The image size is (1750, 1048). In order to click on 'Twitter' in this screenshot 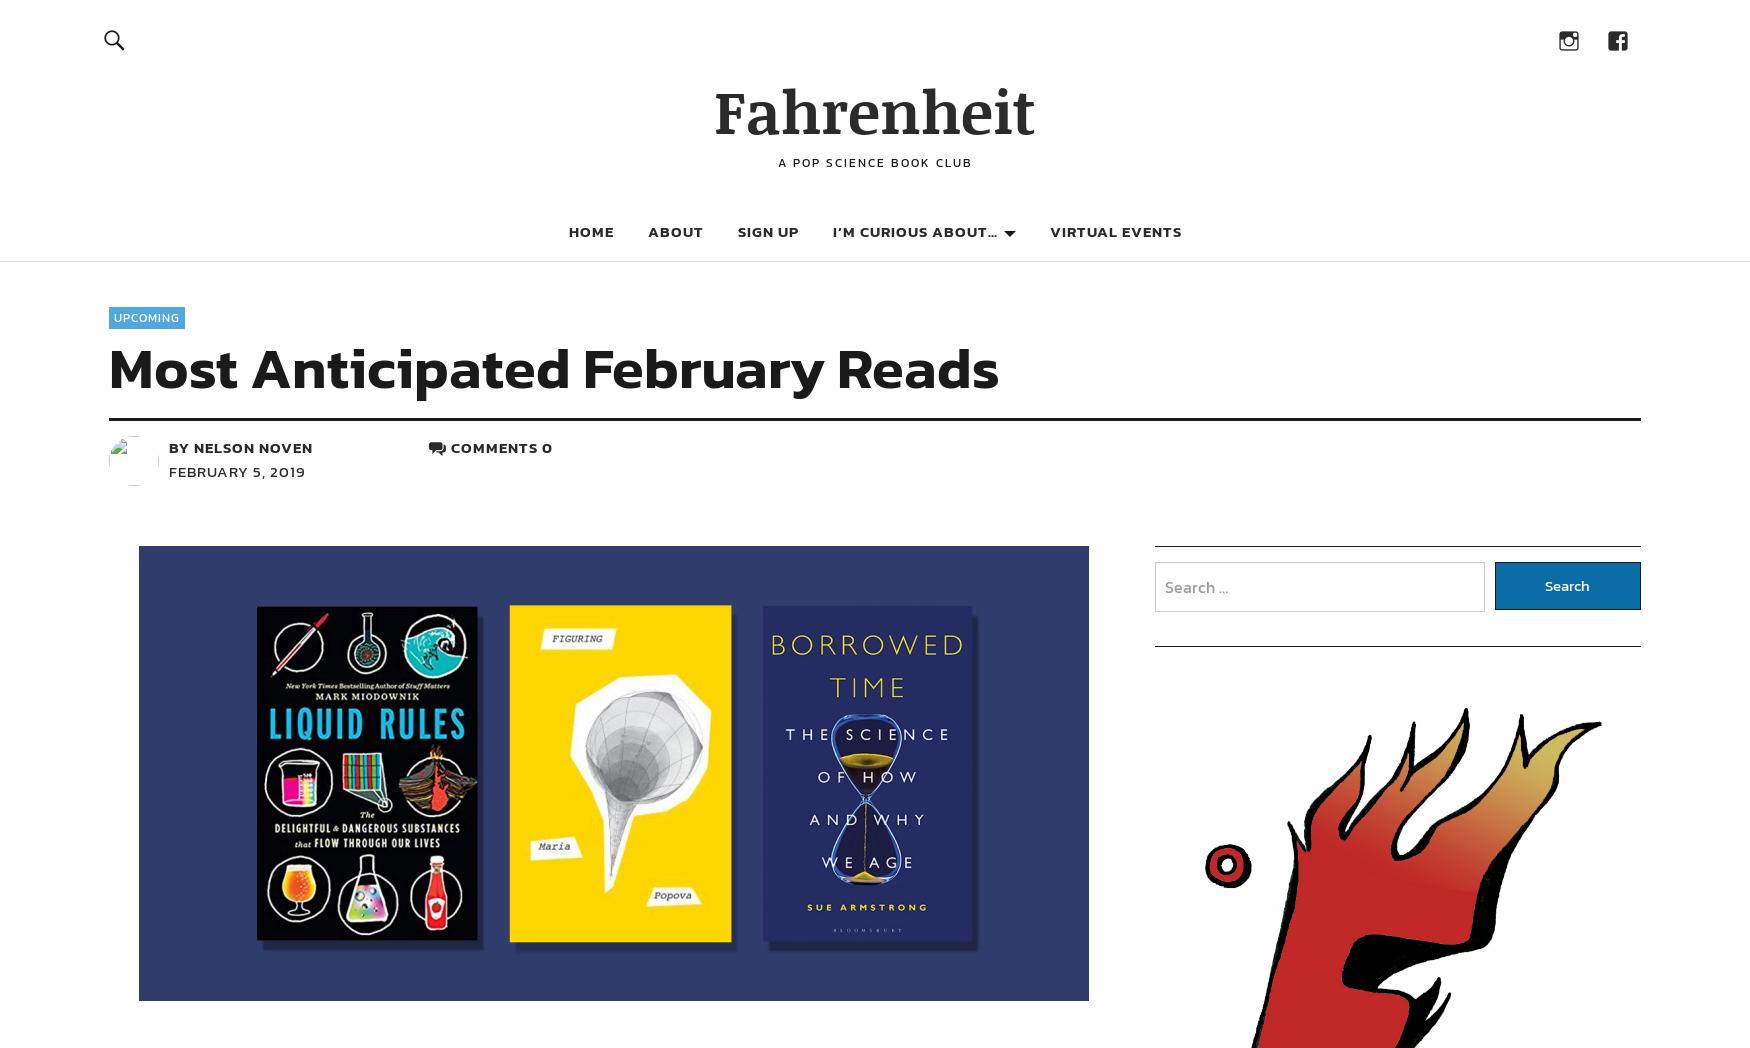, I will do `click(284, 561)`.